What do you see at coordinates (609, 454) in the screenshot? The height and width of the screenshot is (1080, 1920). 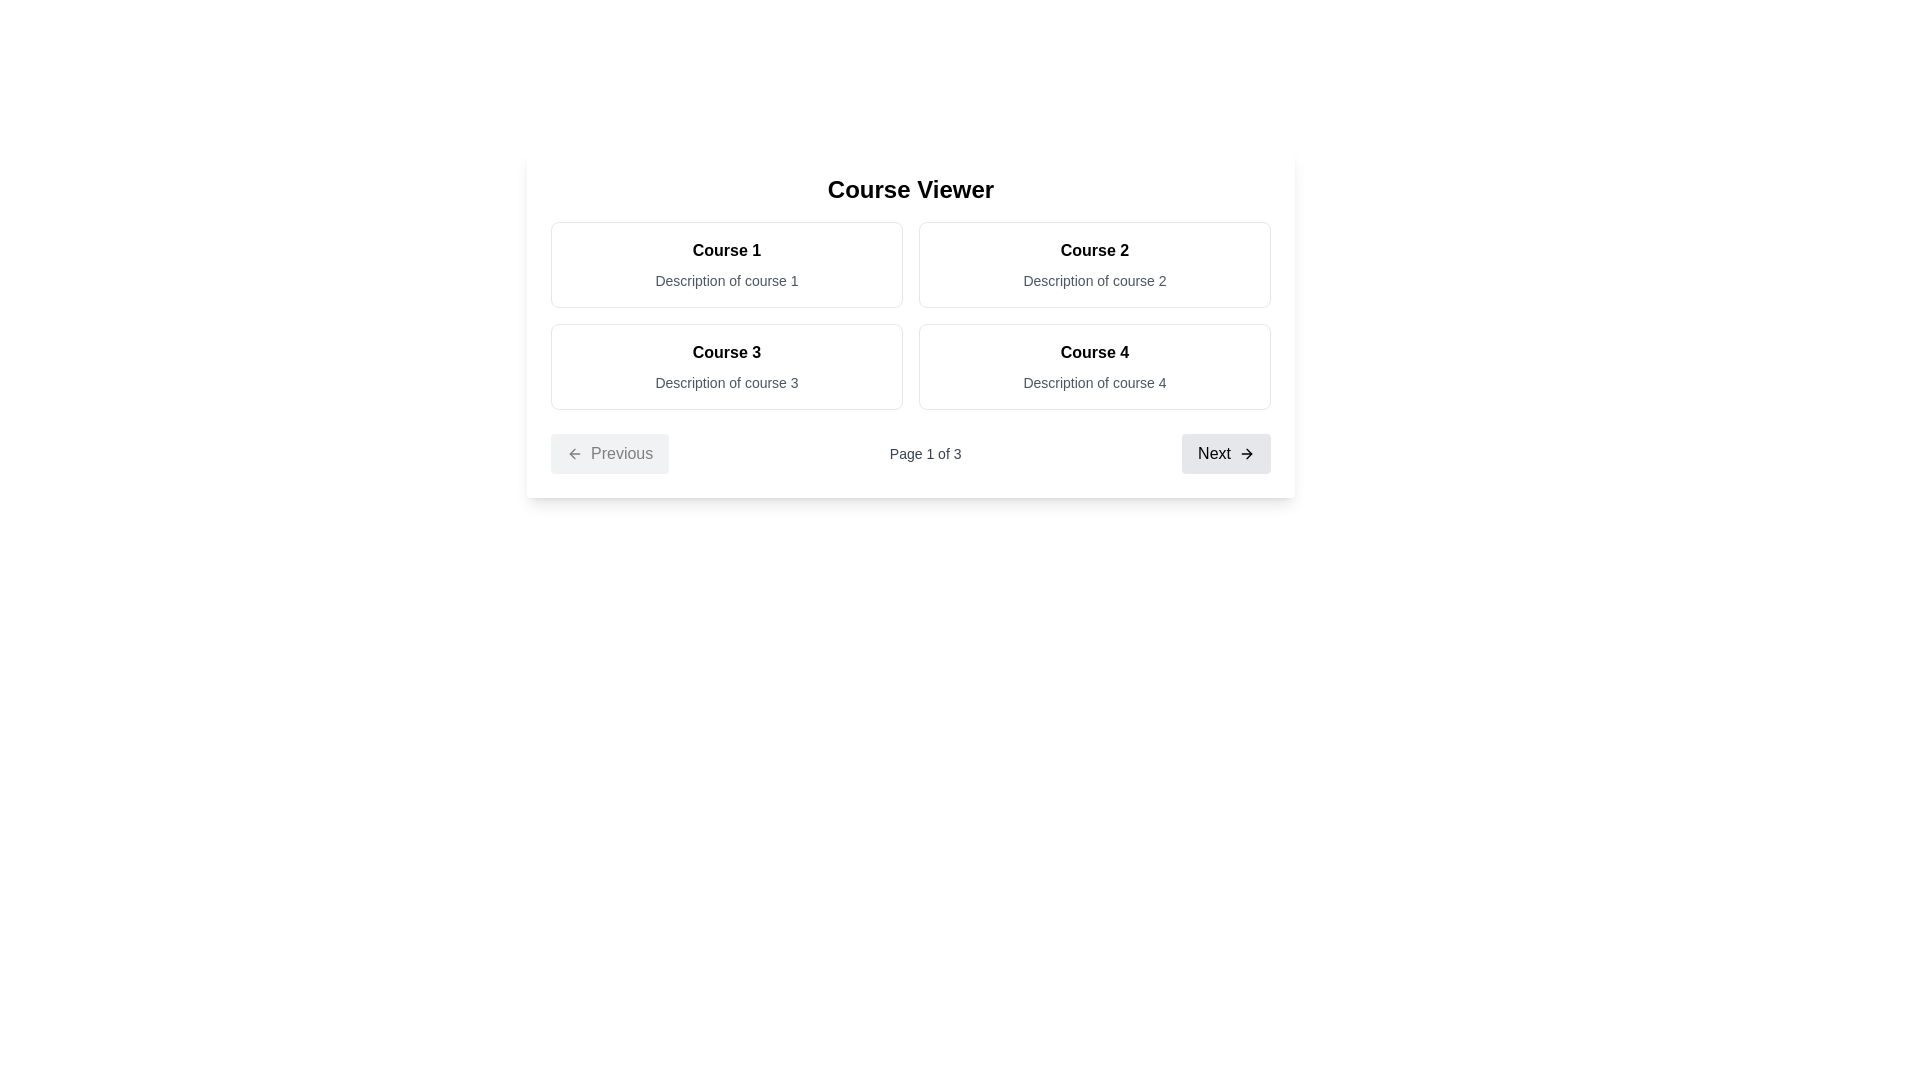 I see `the 'Previous' button located in the navigation bar at the bottom of the interface` at bounding box center [609, 454].